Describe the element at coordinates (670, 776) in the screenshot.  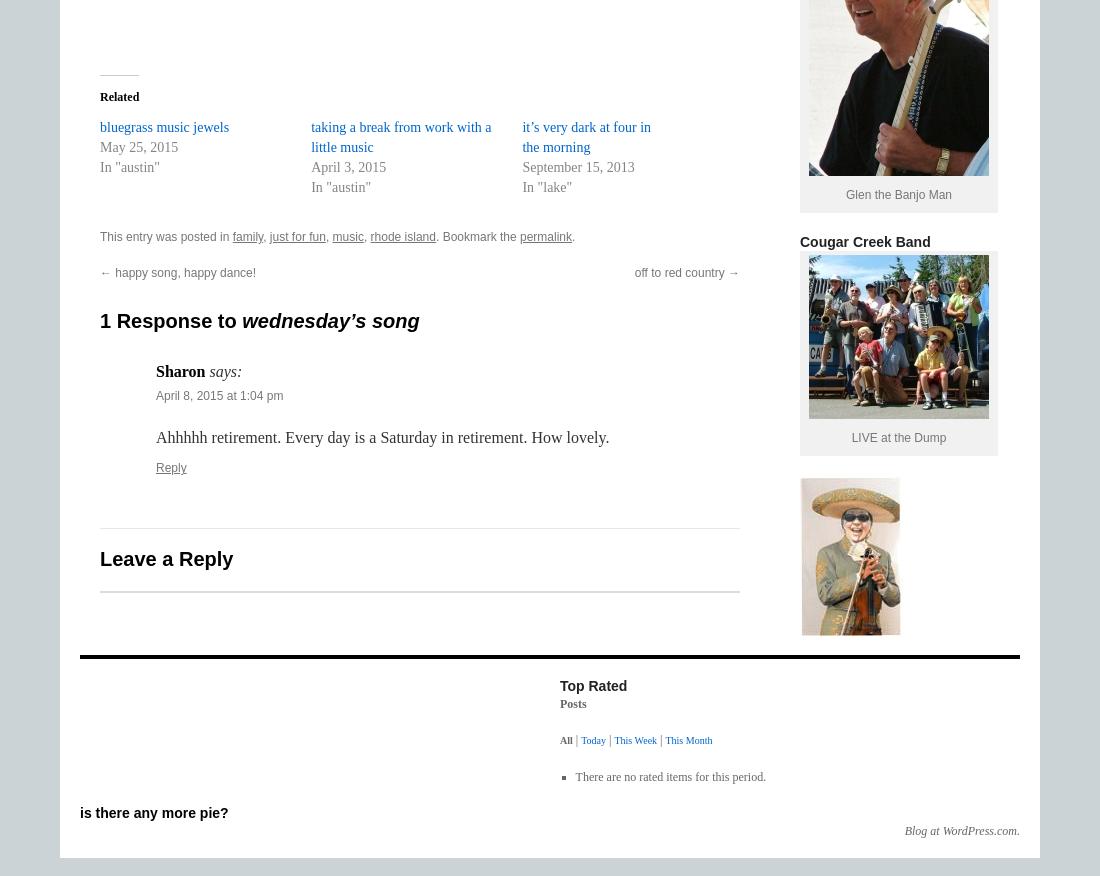
I see `'There are no rated items for this period.'` at that location.